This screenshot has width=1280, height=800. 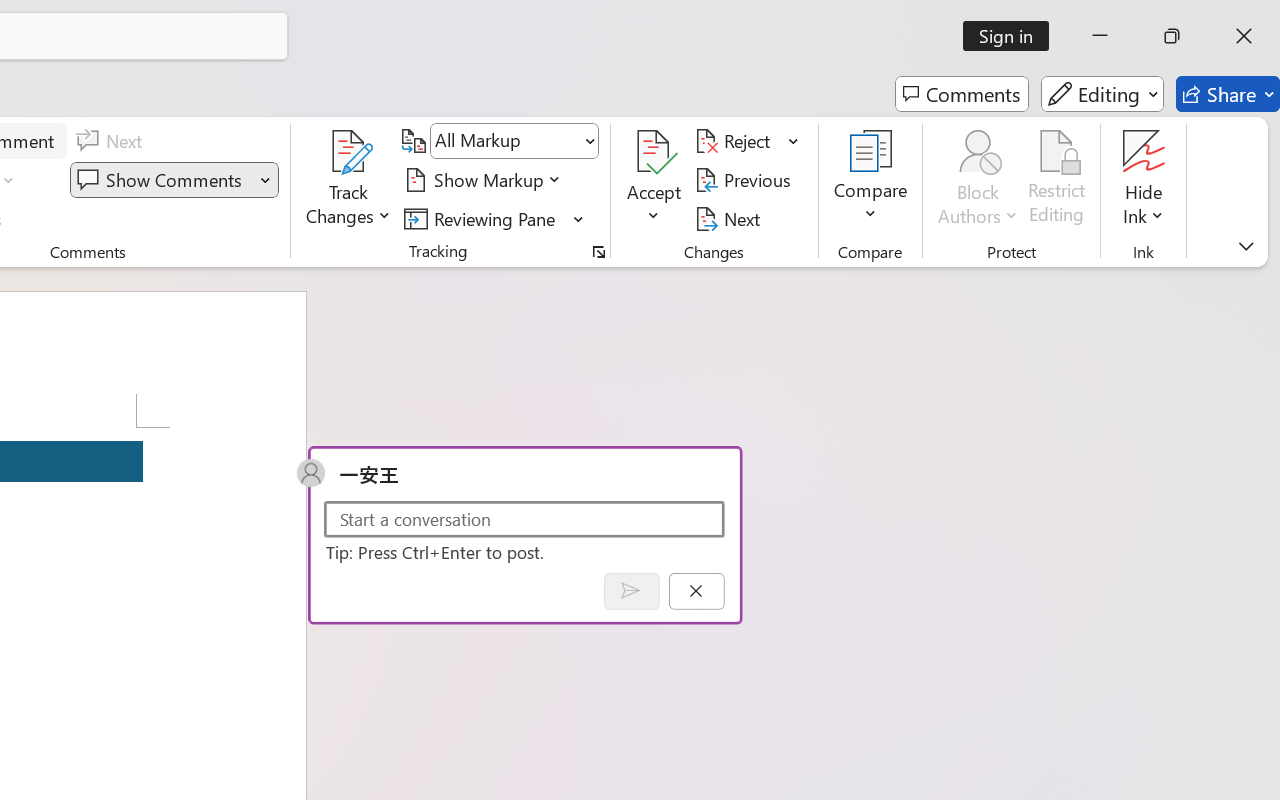 I want to click on 'Reject and Move to Next', so click(x=735, y=141).